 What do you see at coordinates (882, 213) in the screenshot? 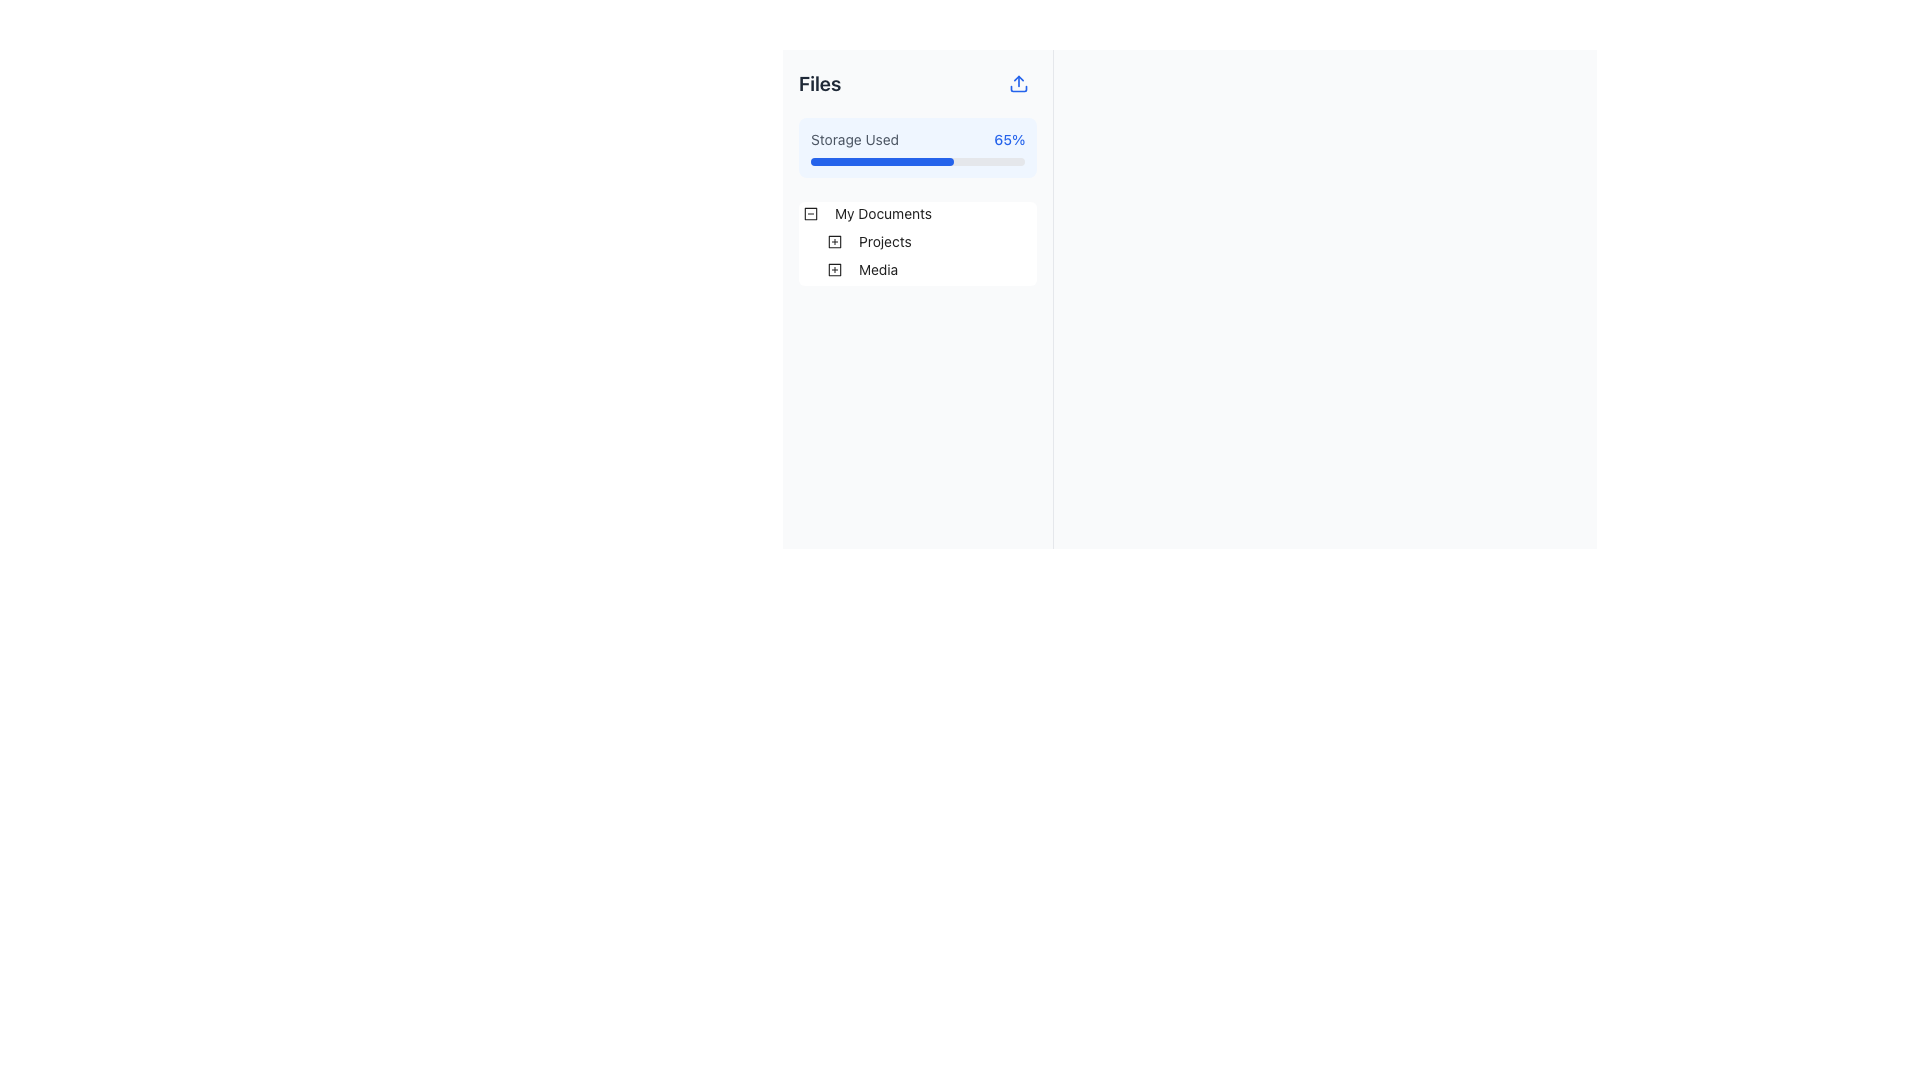
I see `the 'My Documents' tree node item in the file navigation interface` at bounding box center [882, 213].